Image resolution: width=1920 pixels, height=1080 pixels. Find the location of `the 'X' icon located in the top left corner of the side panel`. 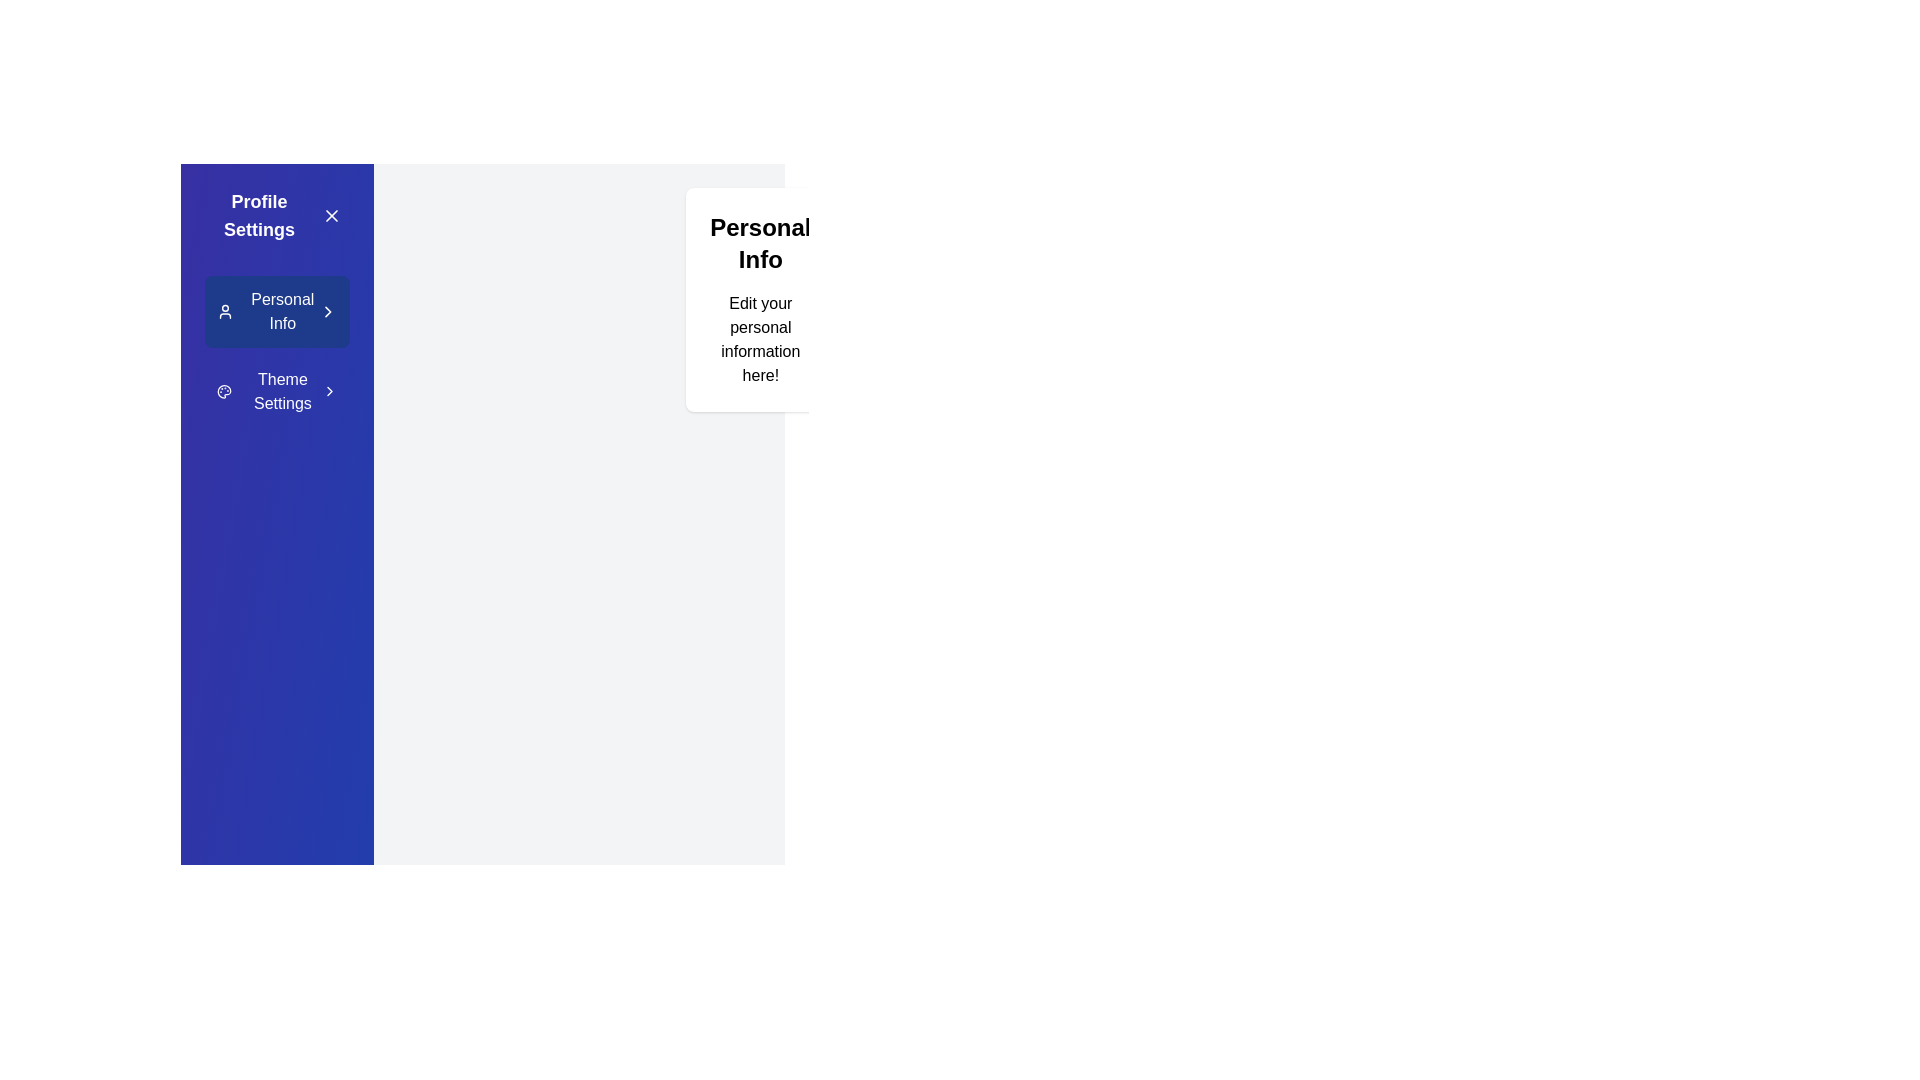

the 'X' icon located in the top left corner of the side panel is located at coordinates (332, 216).